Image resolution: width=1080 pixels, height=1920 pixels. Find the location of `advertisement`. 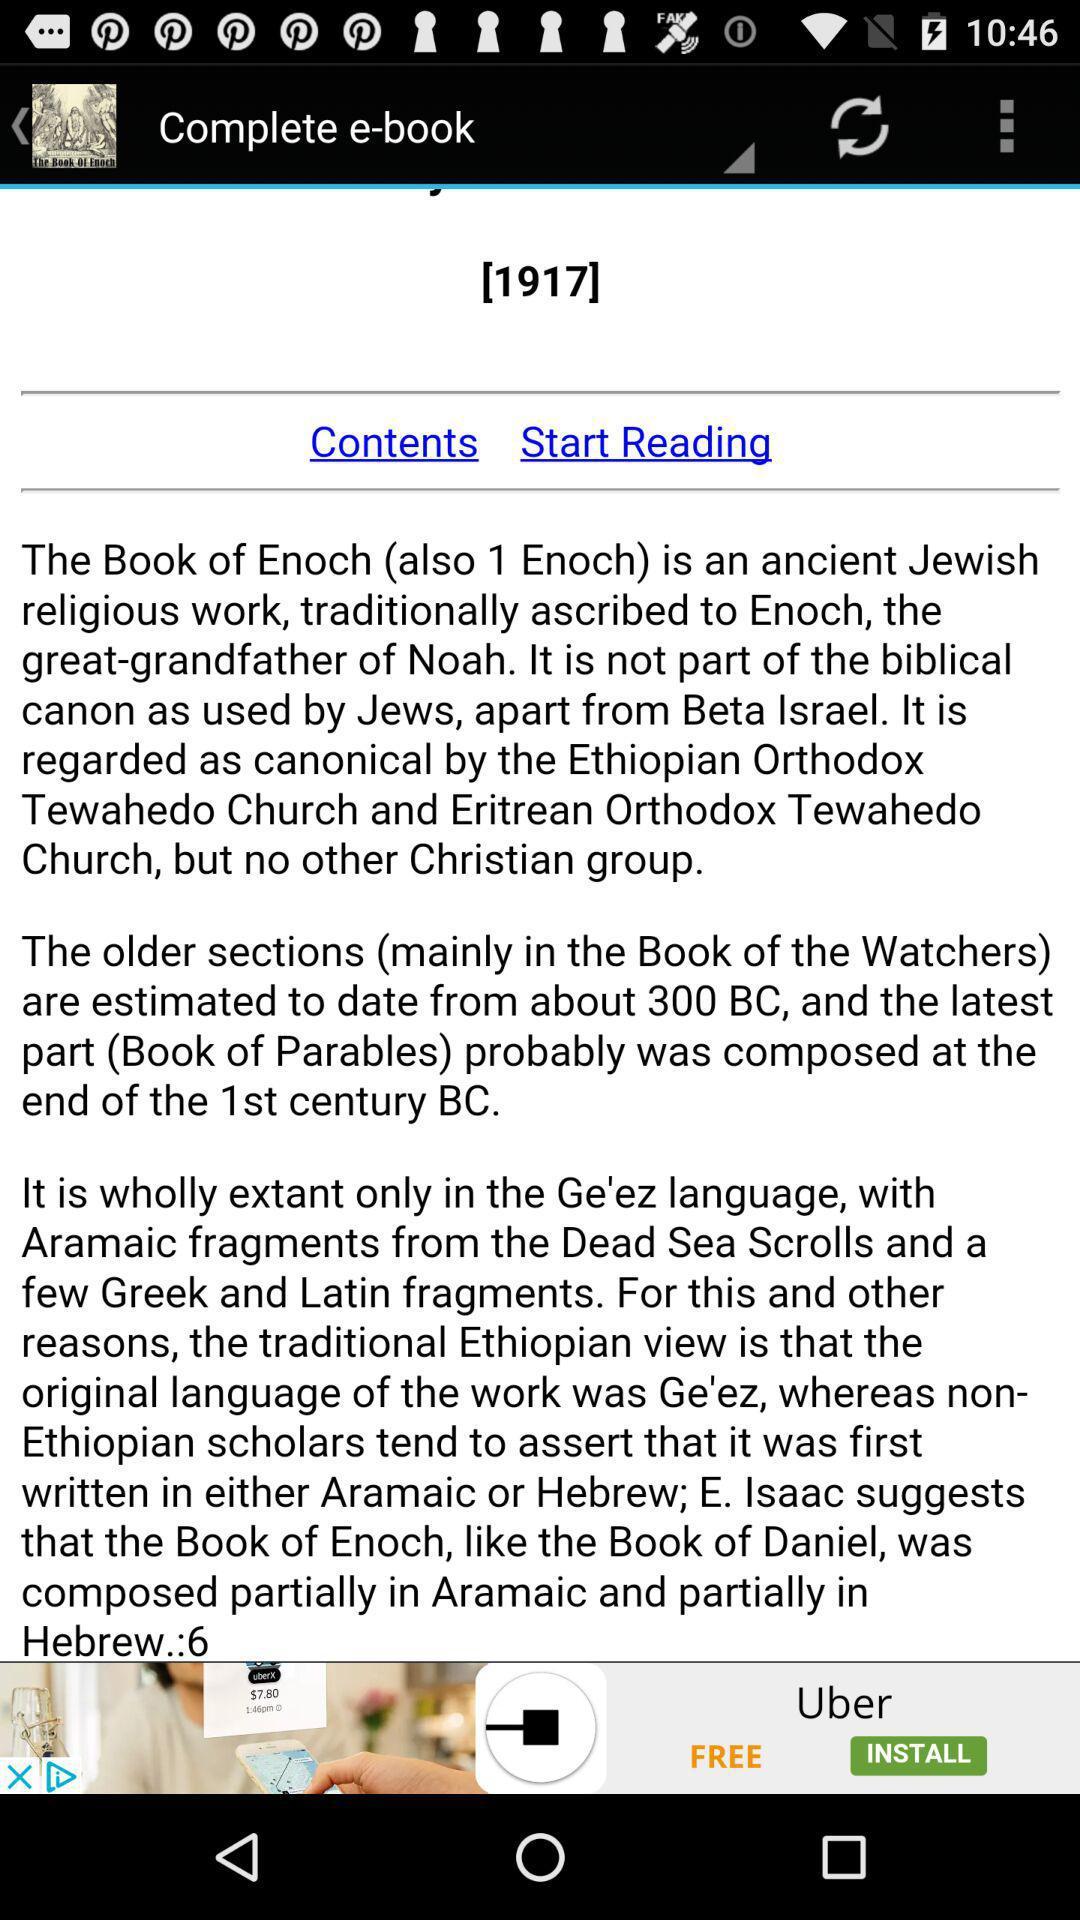

advertisement is located at coordinates (540, 1727).